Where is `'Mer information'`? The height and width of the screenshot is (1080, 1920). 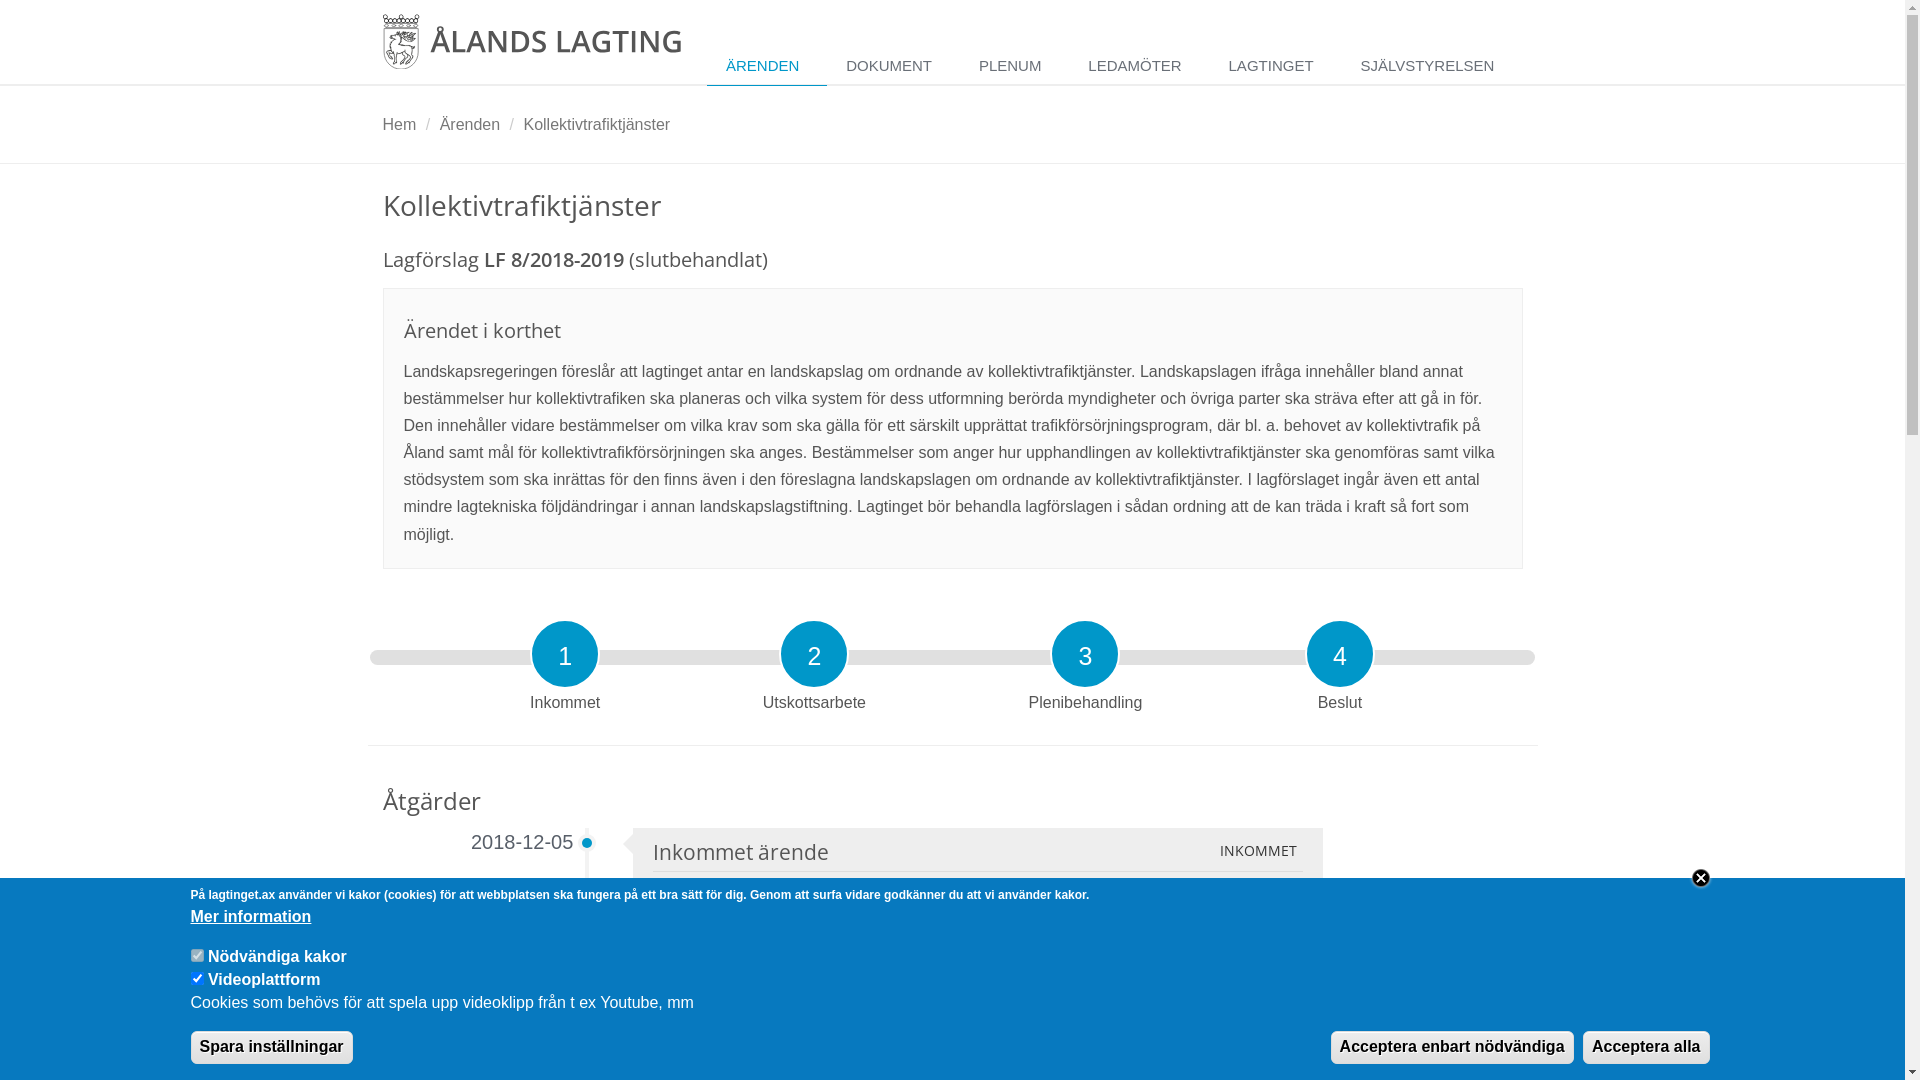
'Mer information' is located at coordinates (249, 917).